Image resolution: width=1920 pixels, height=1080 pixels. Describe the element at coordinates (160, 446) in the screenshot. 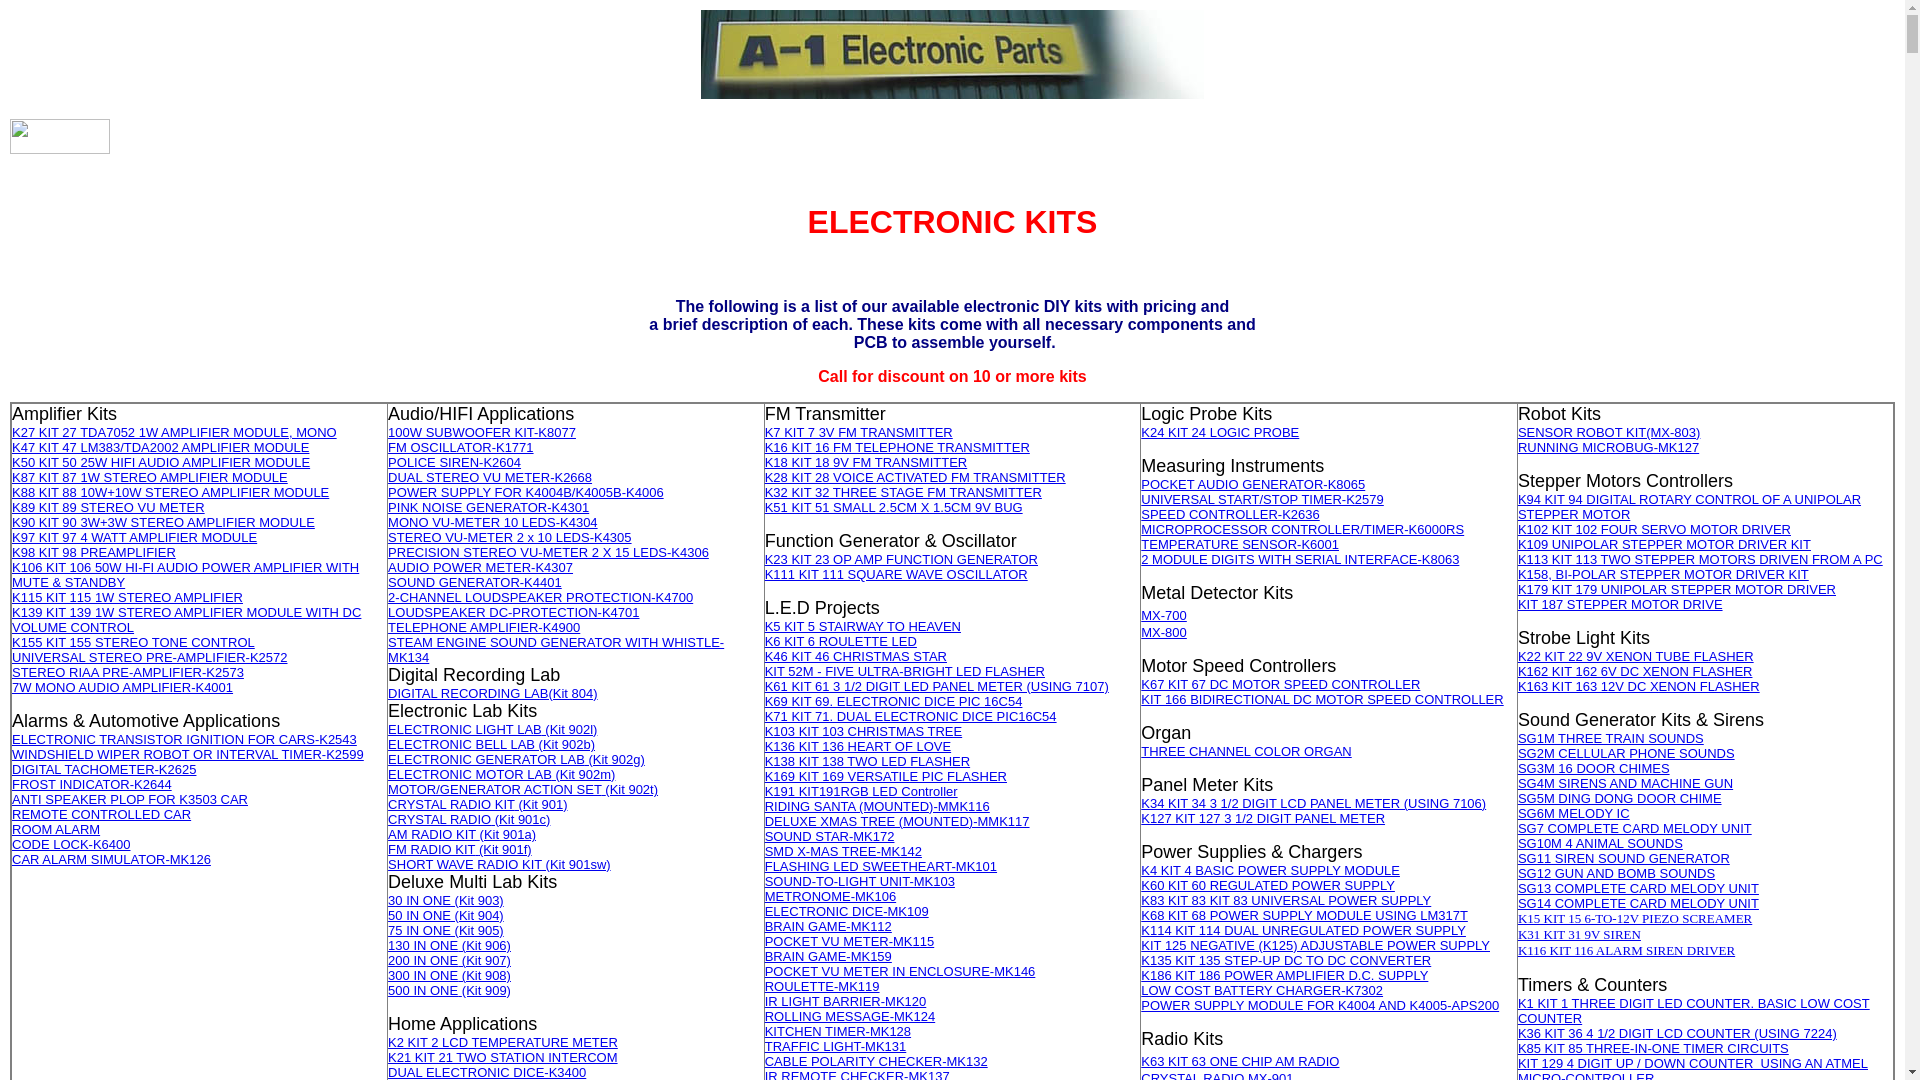

I see `'K47 KIT 47 LM383/TDA2002 AMPLIFIER MODULE'` at that location.